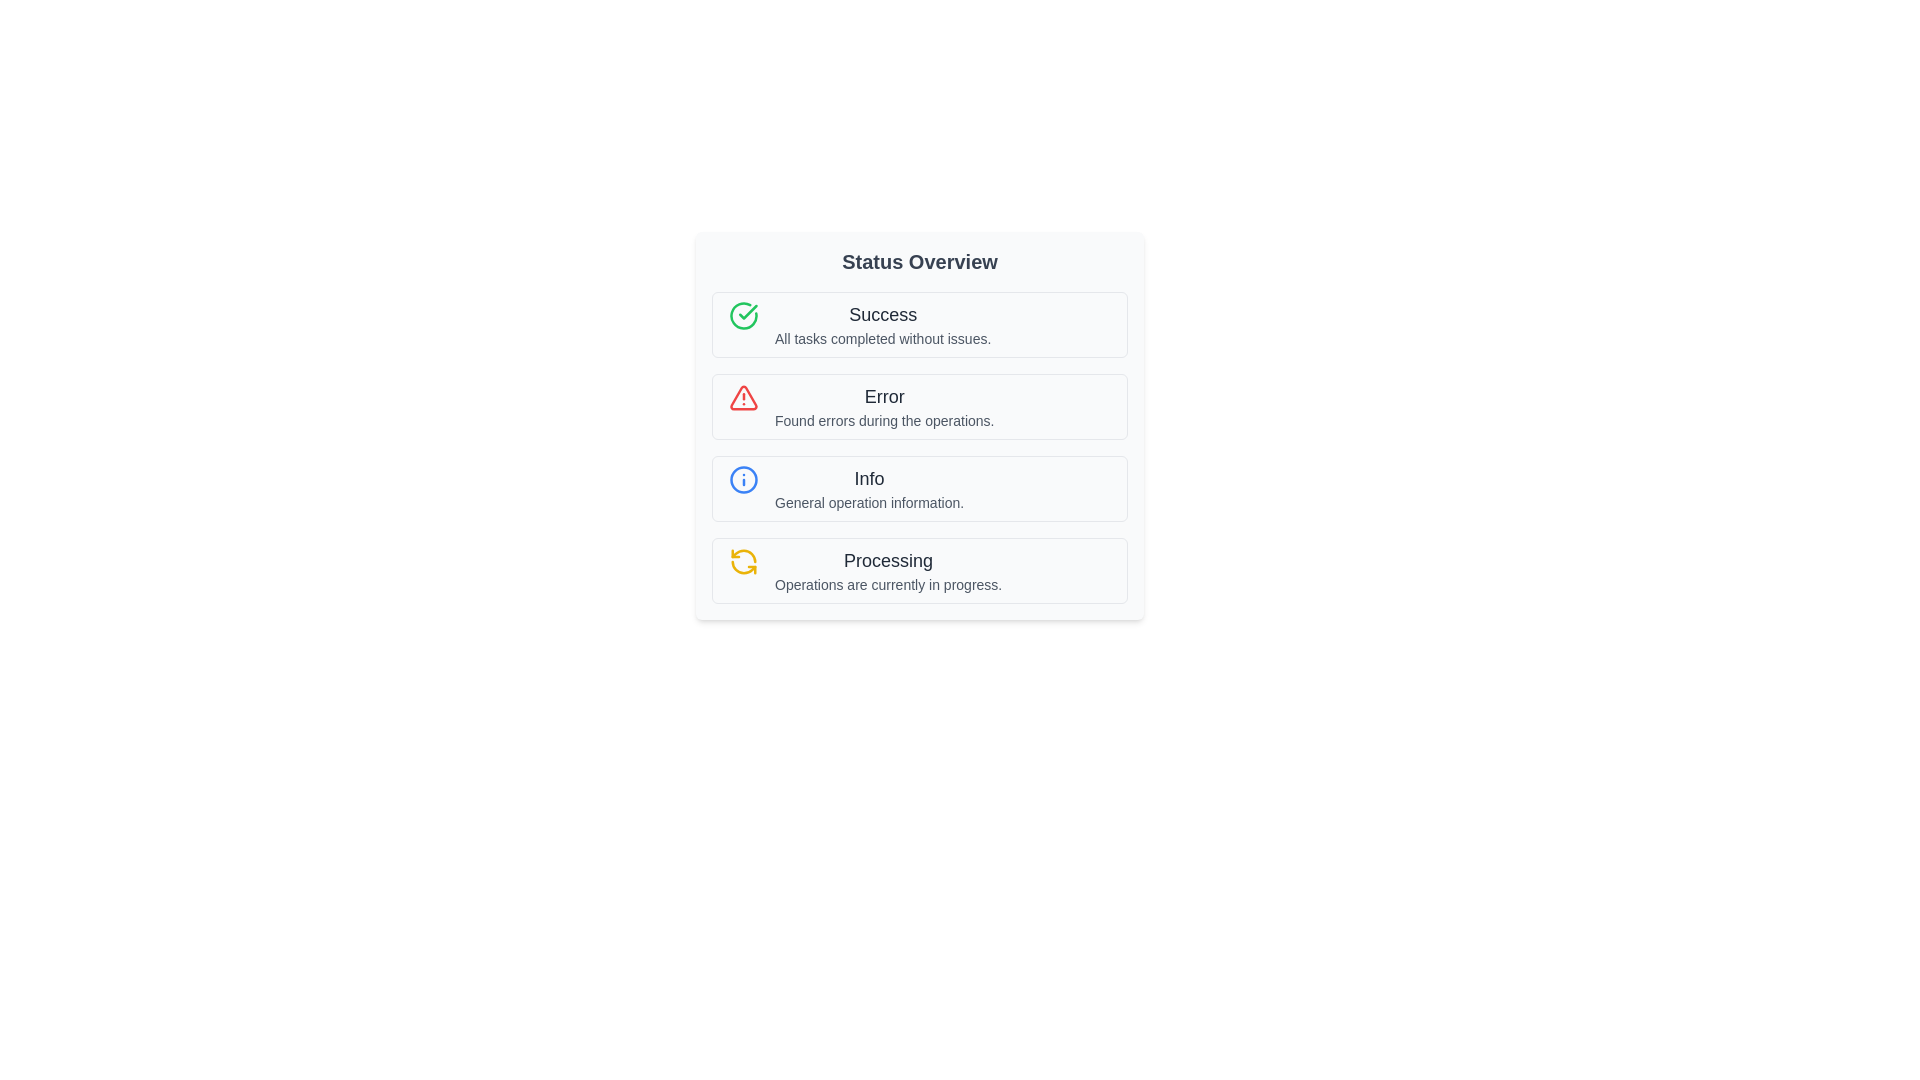 This screenshot has width=1920, height=1080. I want to click on the error icon located in the 'Status Overview' section, so click(743, 397).